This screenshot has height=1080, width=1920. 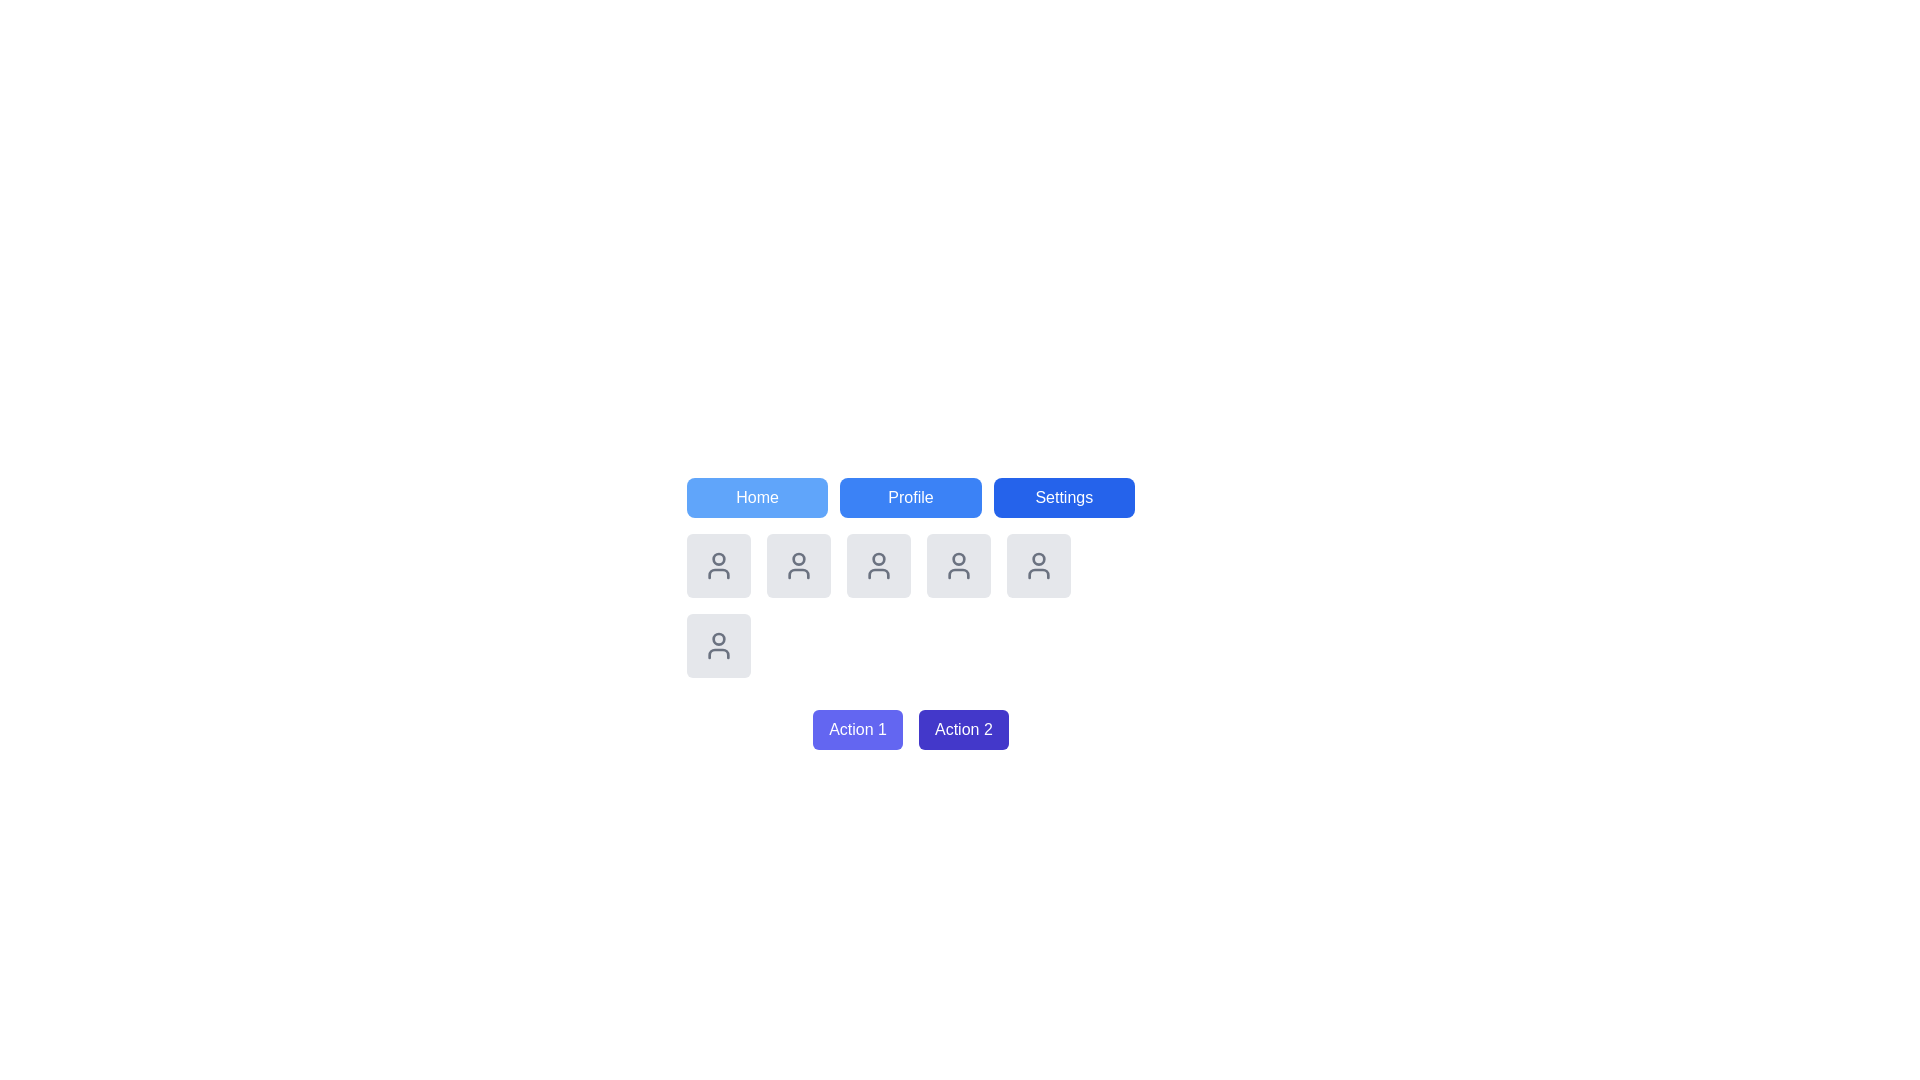 What do you see at coordinates (878, 559) in the screenshot?
I see `the topmost circle of the second icon in the second row of user symbols located underneath the 'Profile' button, which represents the head portion of the user profile icon` at bounding box center [878, 559].